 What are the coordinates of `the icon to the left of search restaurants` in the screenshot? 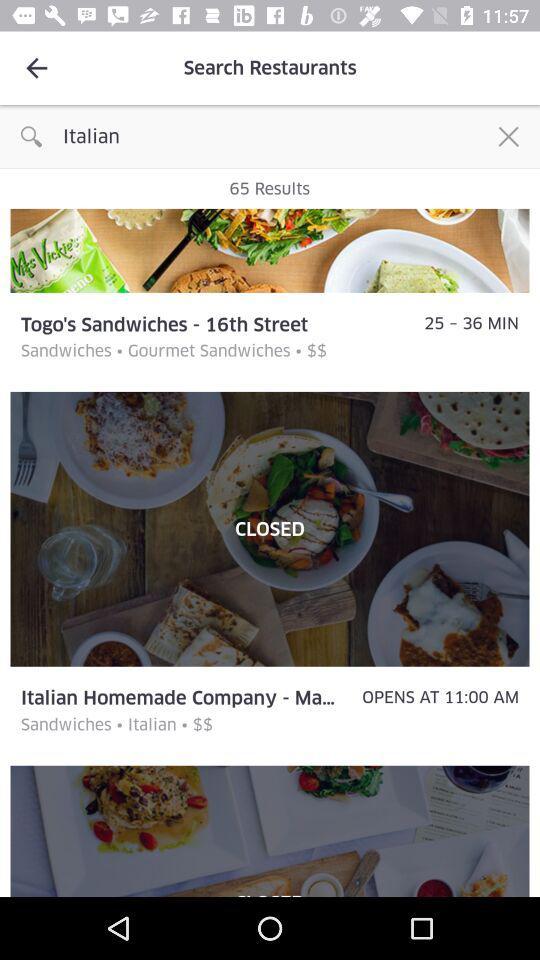 It's located at (36, 68).